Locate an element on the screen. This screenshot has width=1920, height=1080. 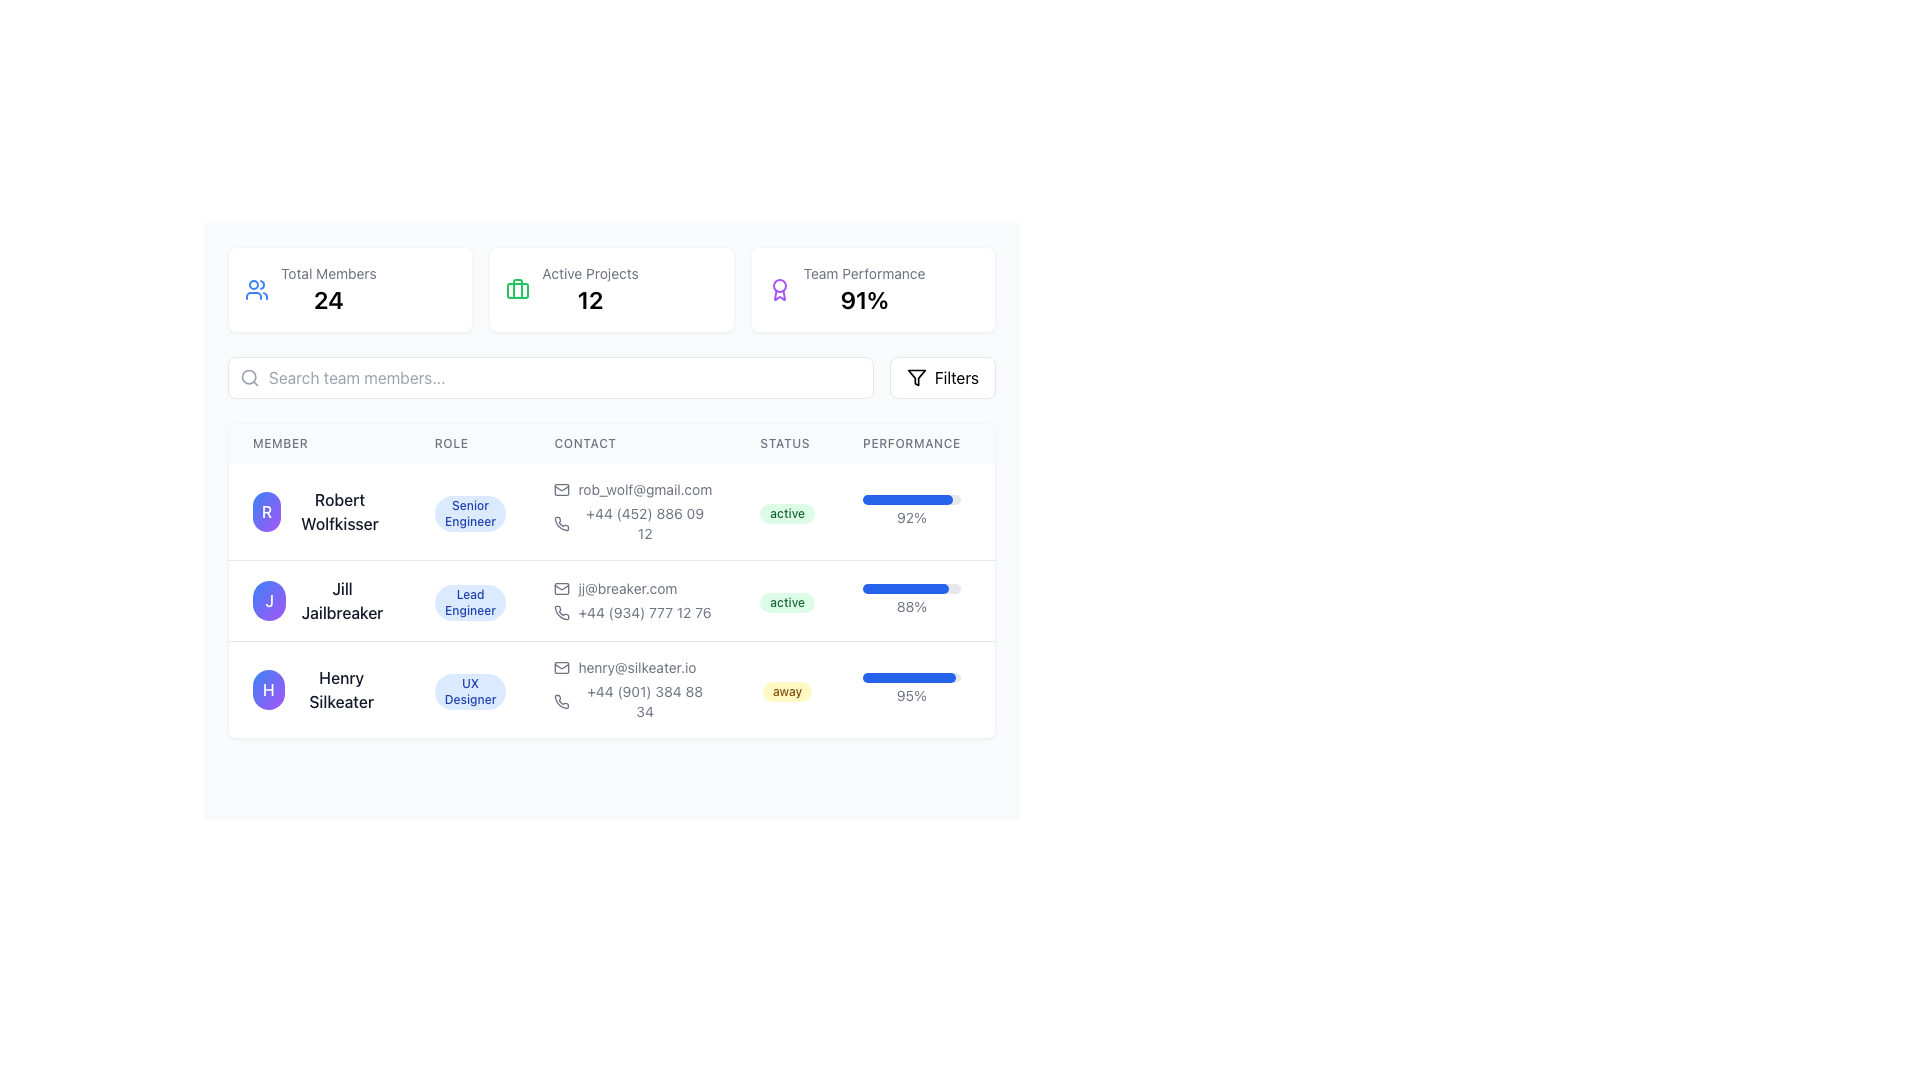
the gray pen icon button located at the end of the last row in the table for accessibility navigation is located at coordinates (1027, 685).